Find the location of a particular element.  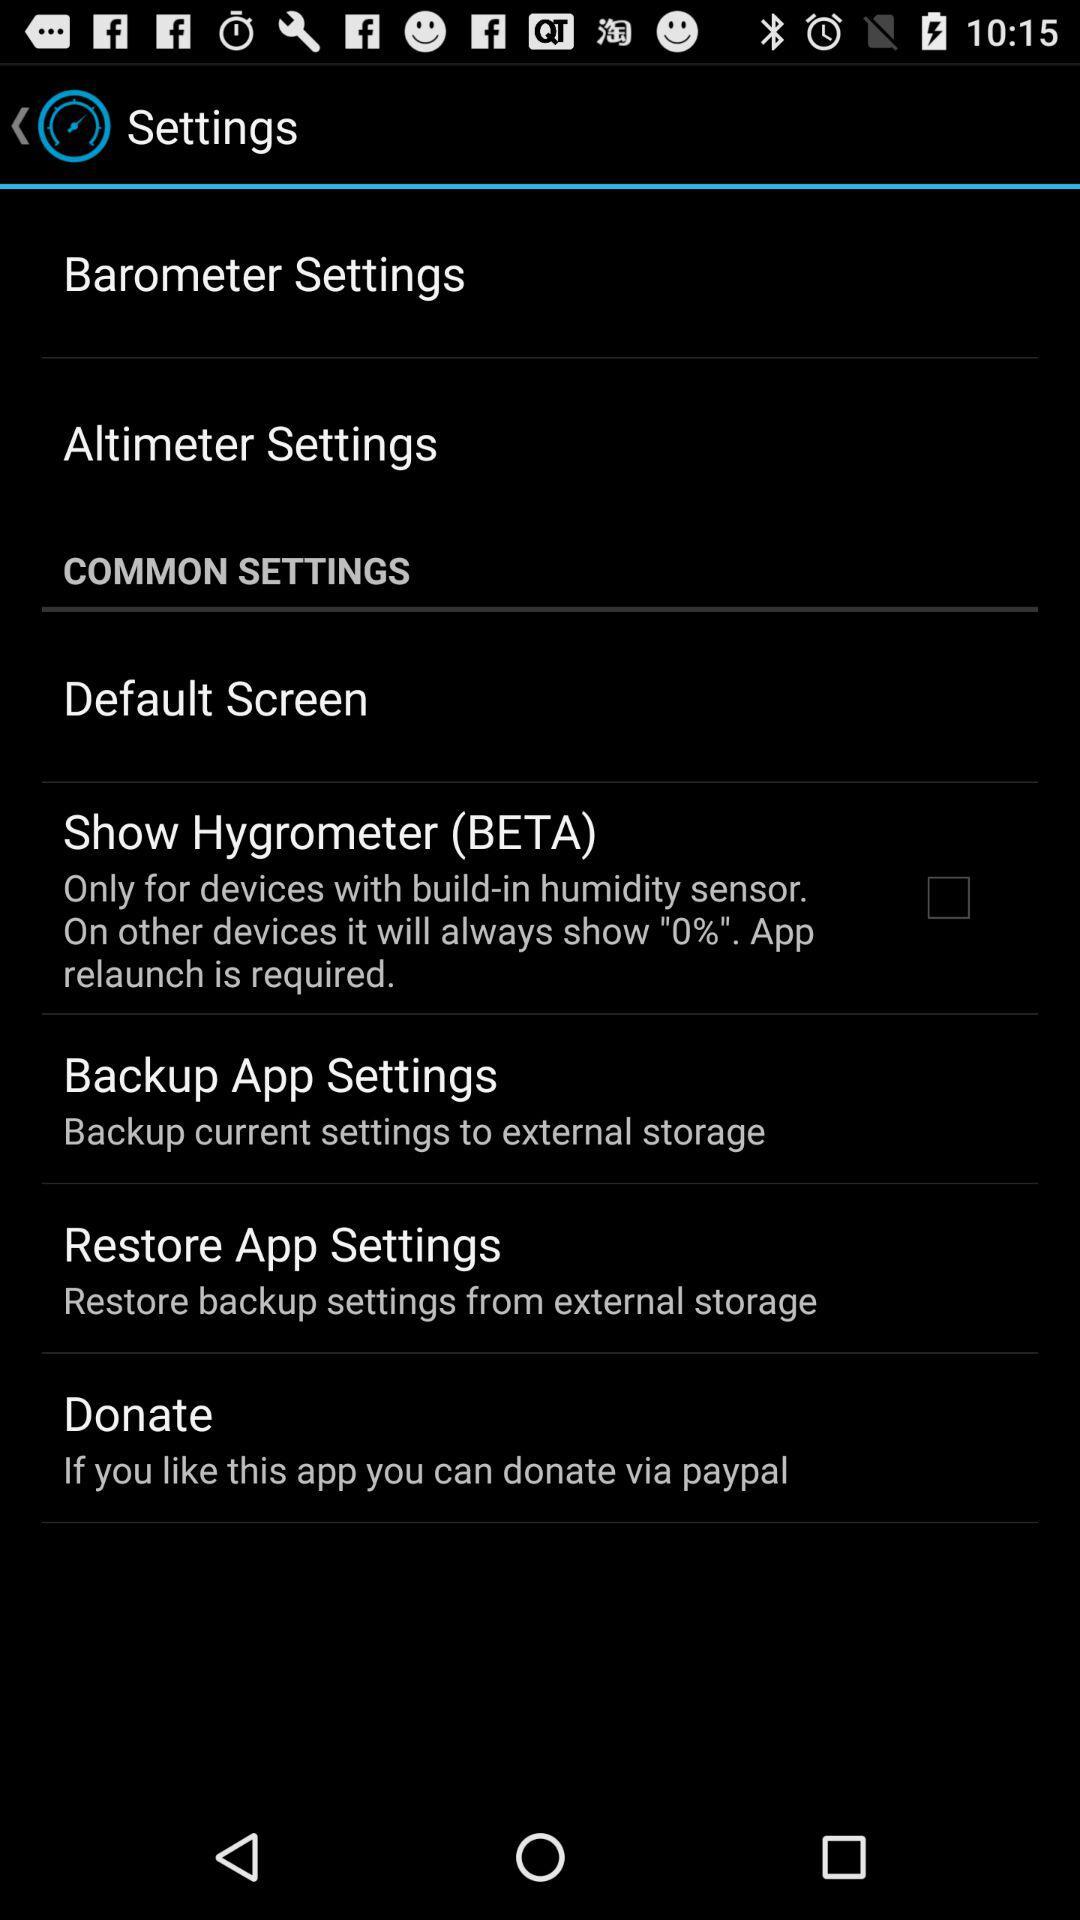

item to the right of the only for devices app is located at coordinates (947, 896).